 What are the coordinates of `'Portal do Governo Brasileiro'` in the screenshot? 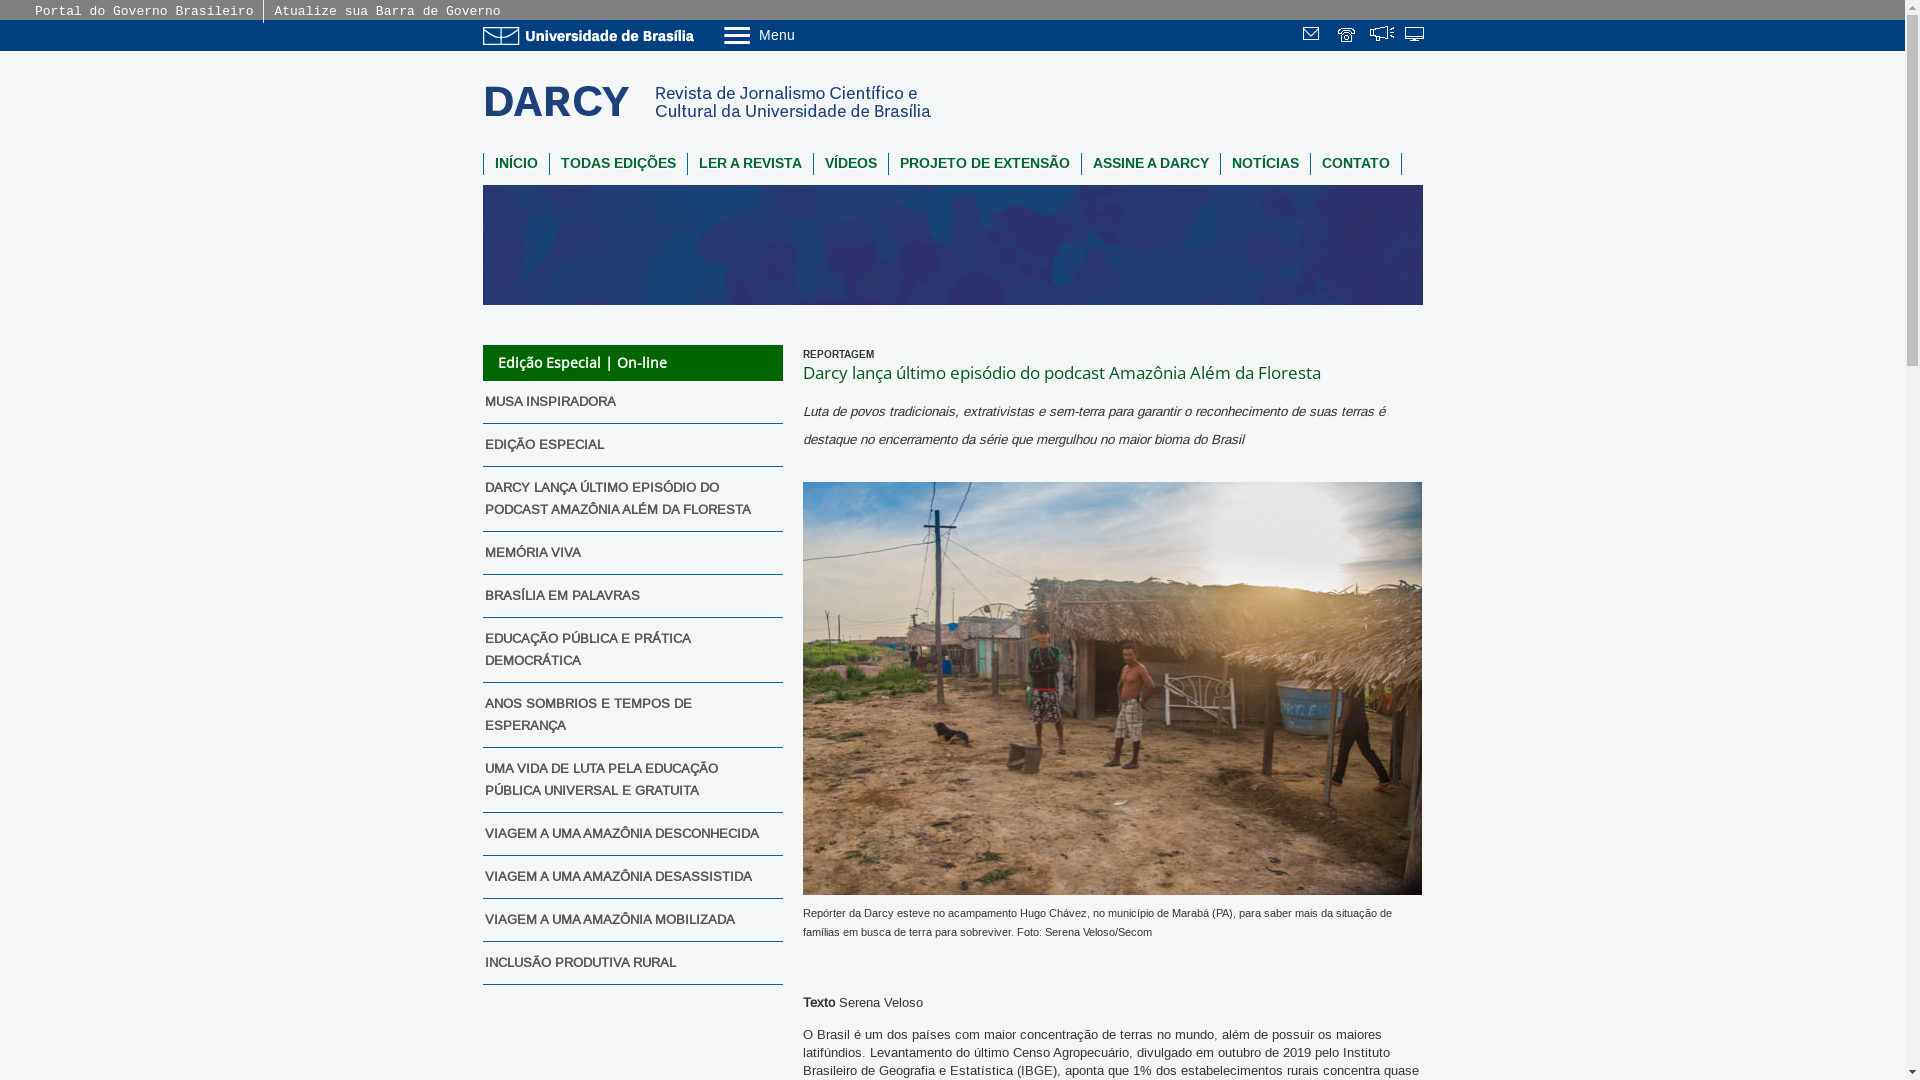 It's located at (143, 11).